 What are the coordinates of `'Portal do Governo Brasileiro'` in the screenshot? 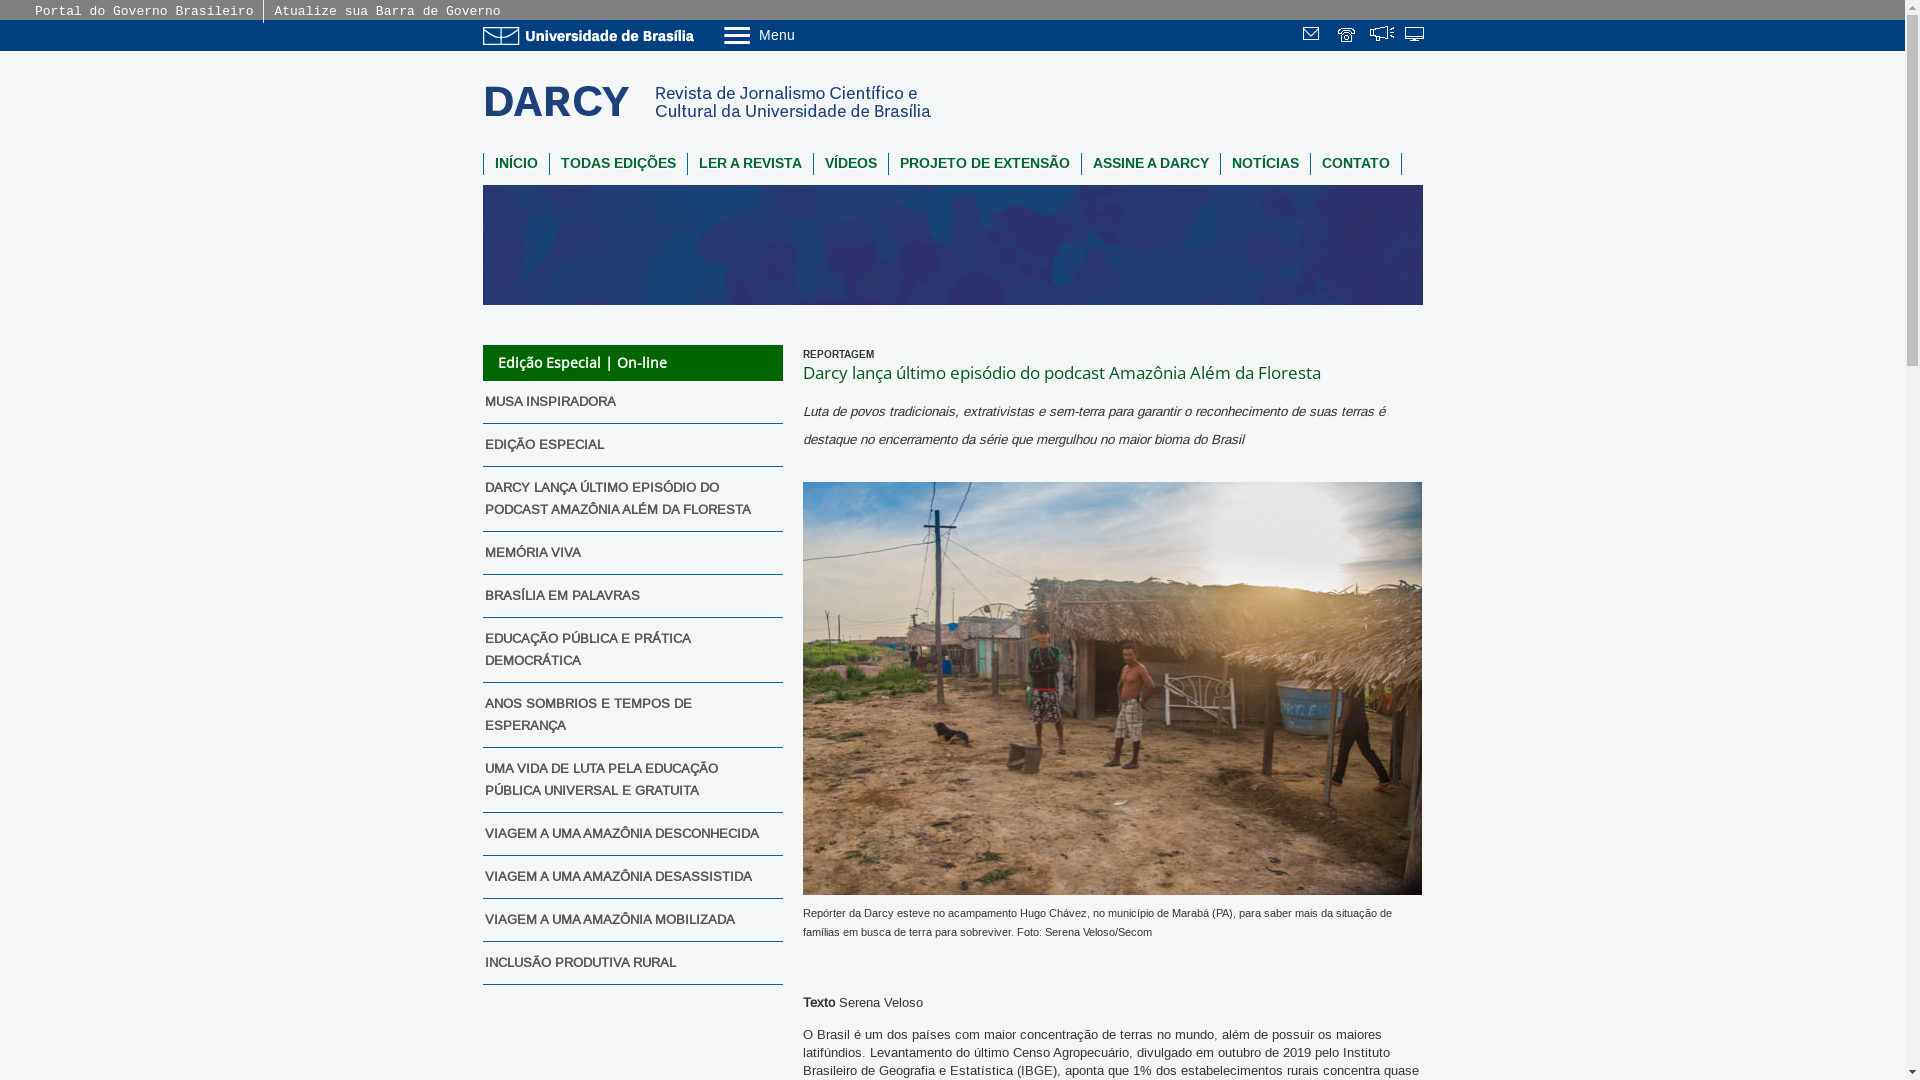 It's located at (143, 11).